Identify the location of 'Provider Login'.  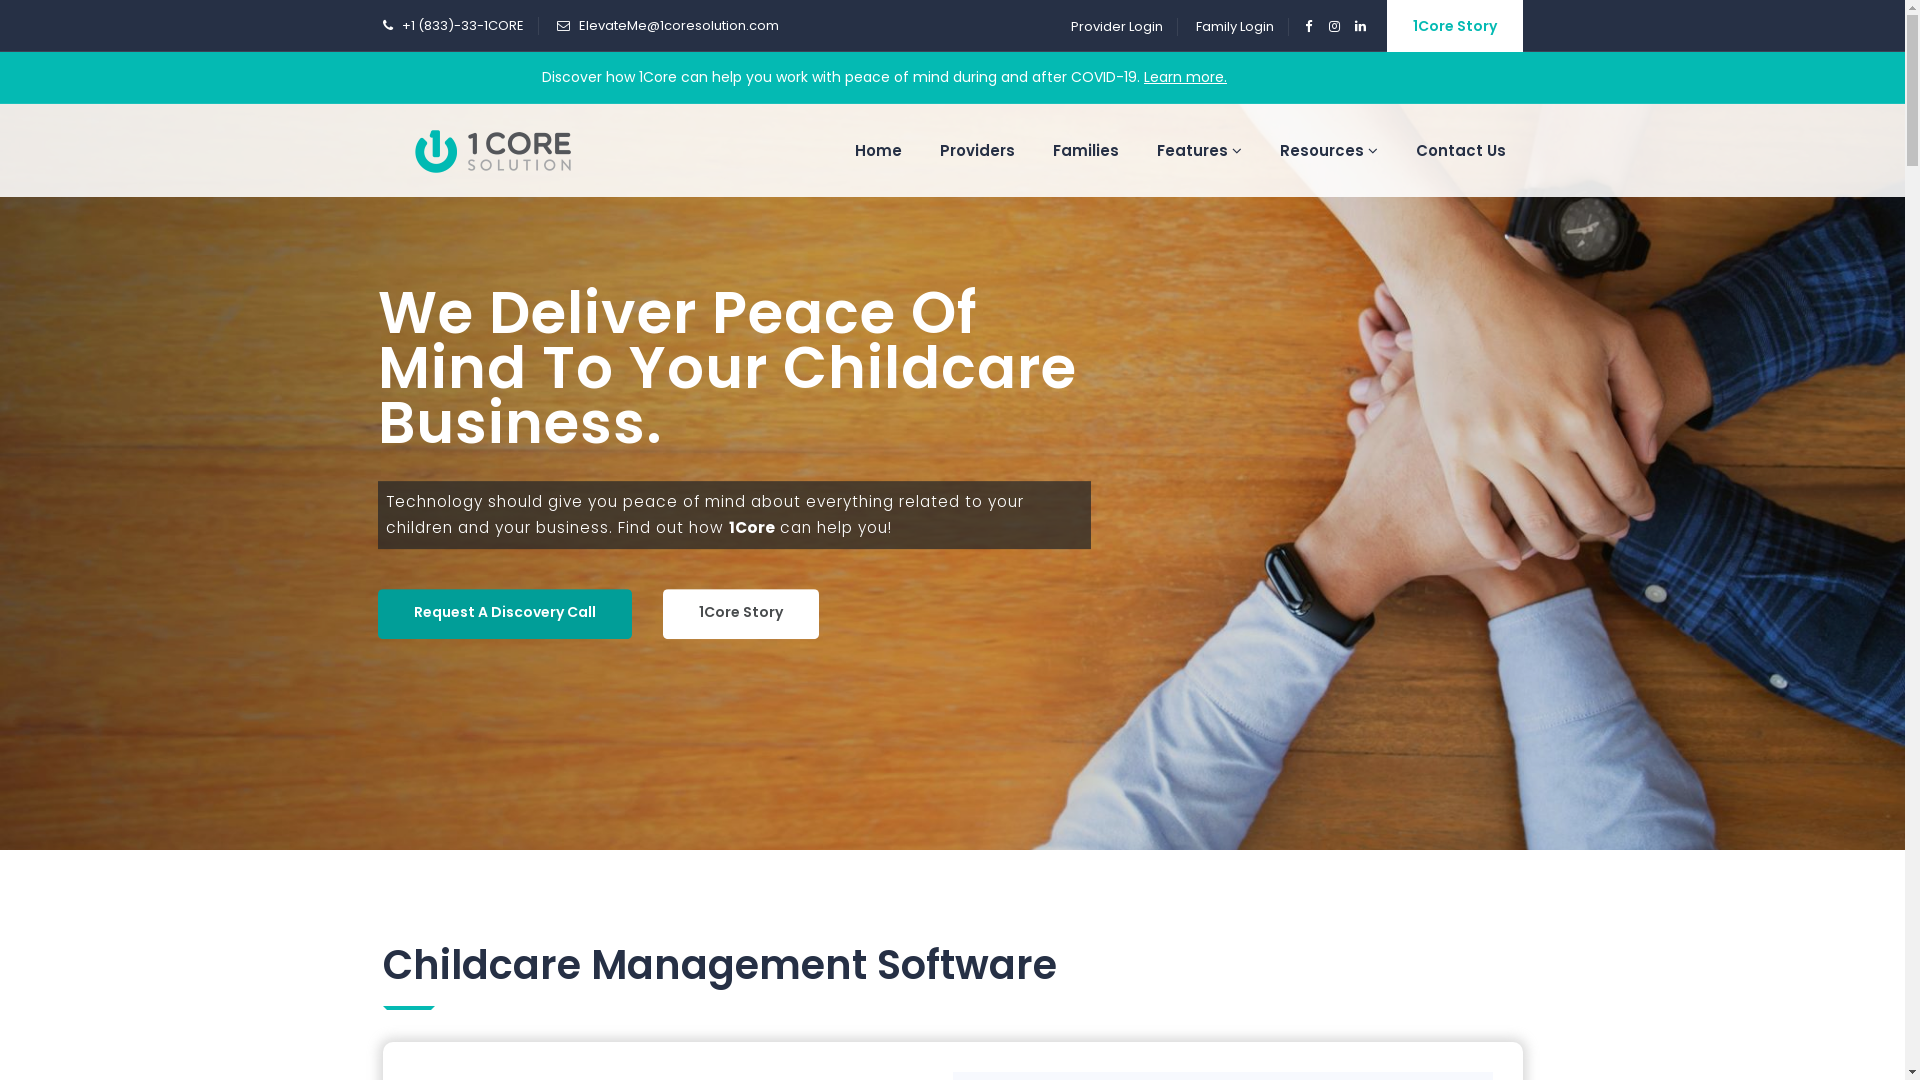
(1115, 26).